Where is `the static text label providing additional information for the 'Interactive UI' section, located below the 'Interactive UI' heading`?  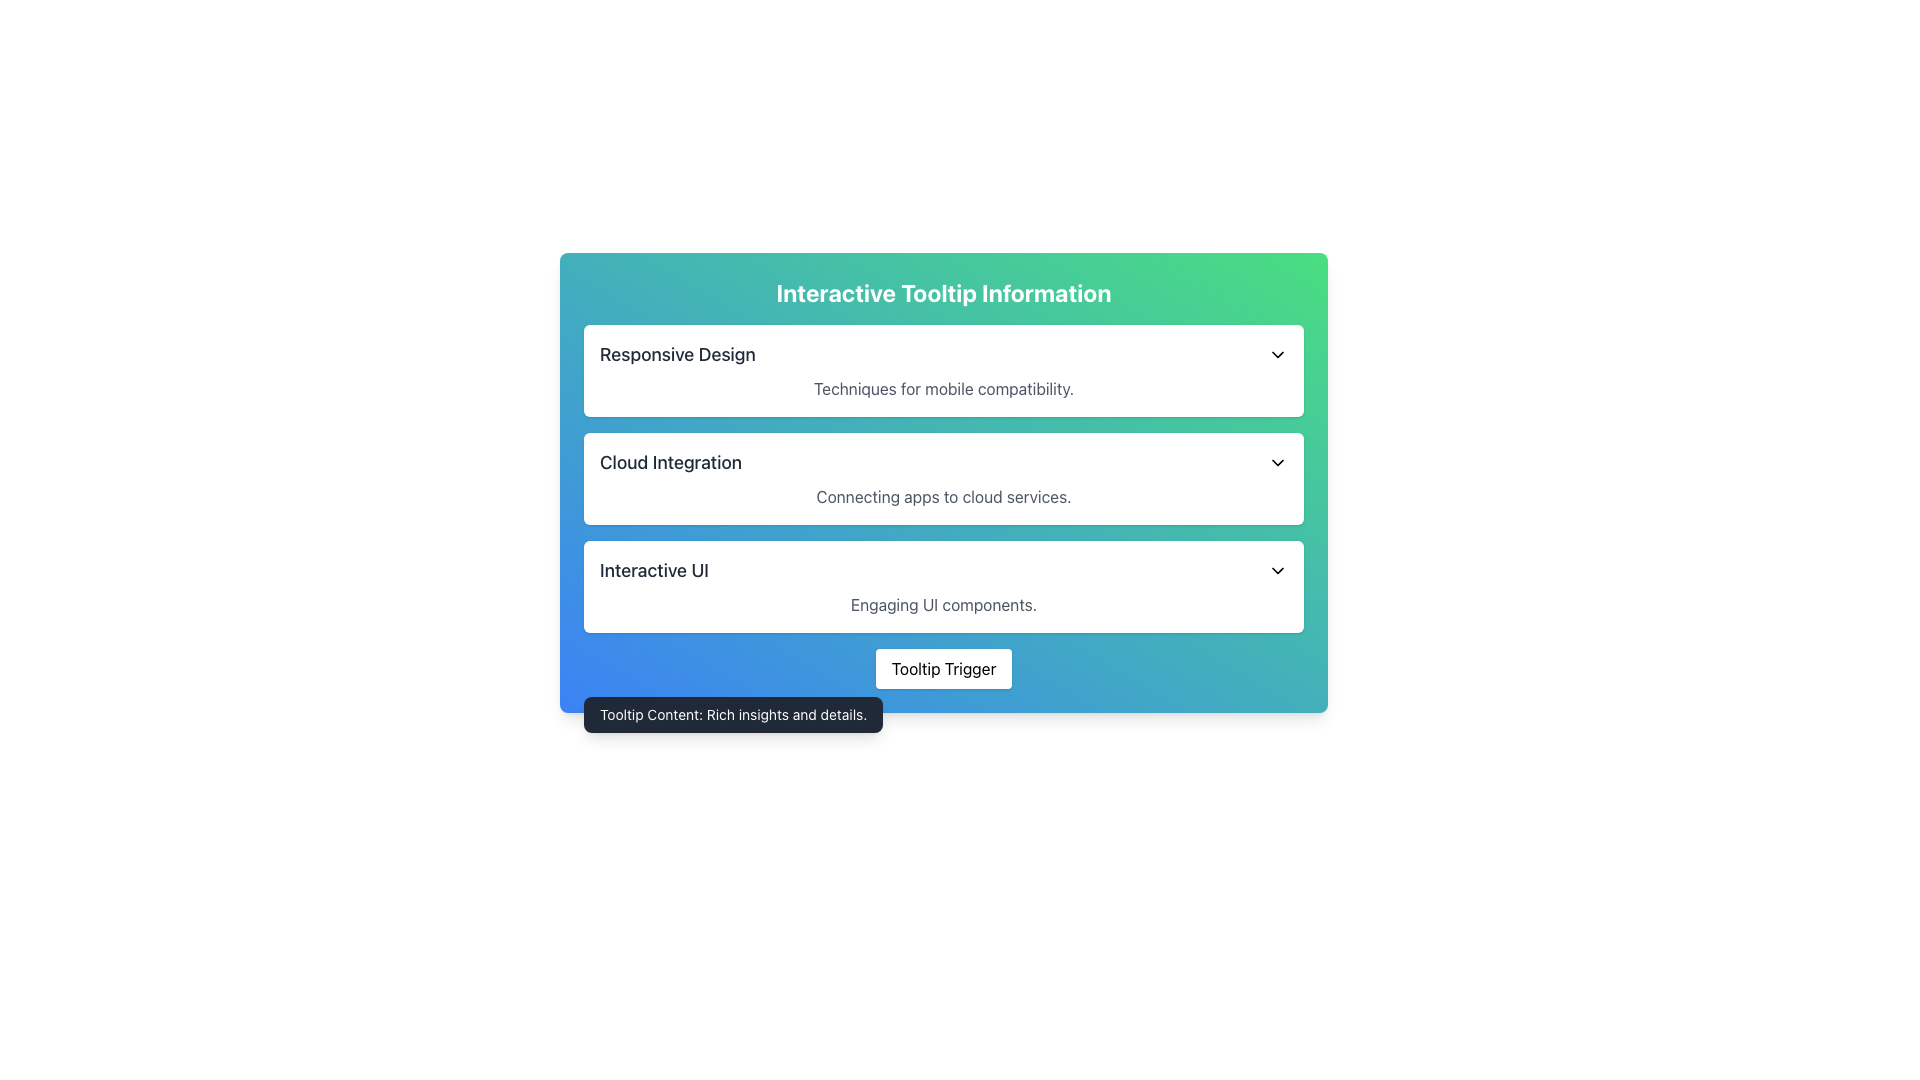
the static text label providing additional information for the 'Interactive UI' section, located below the 'Interactive UI' heading is located at coordinates (943, 604).